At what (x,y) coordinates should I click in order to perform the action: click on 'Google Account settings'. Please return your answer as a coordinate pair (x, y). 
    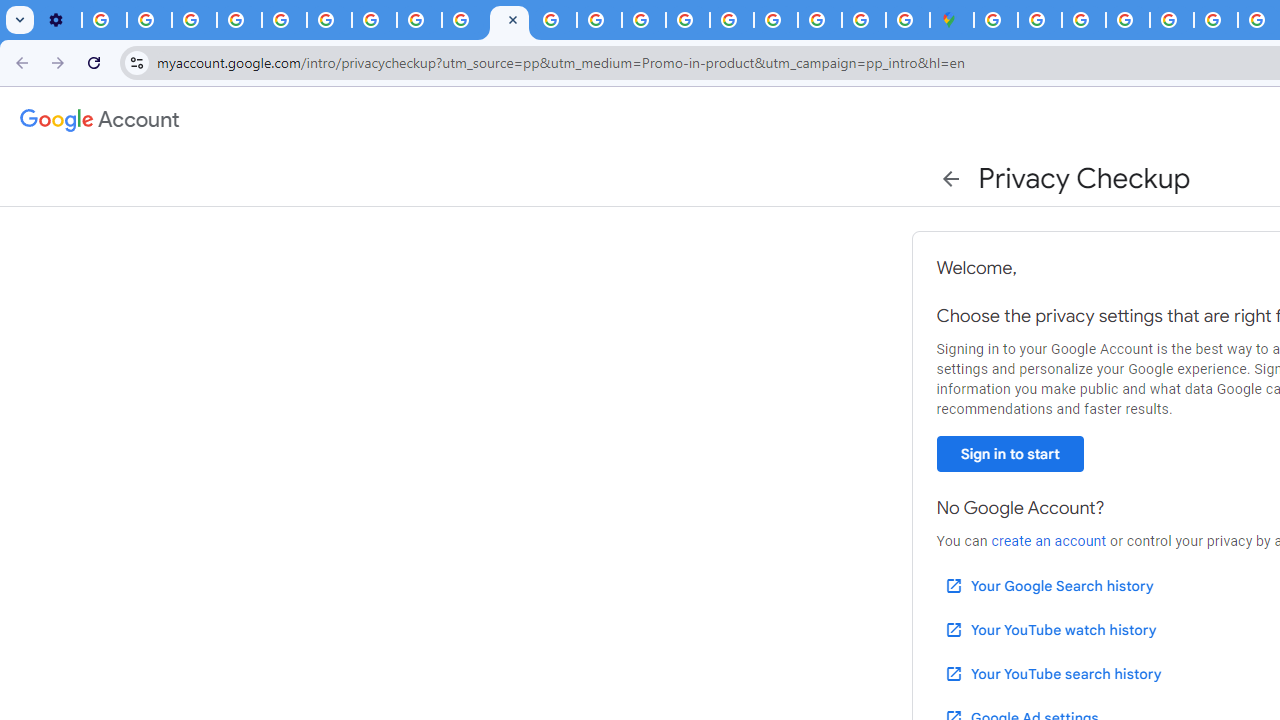
    Looking at the image, I should click on (99, 120).